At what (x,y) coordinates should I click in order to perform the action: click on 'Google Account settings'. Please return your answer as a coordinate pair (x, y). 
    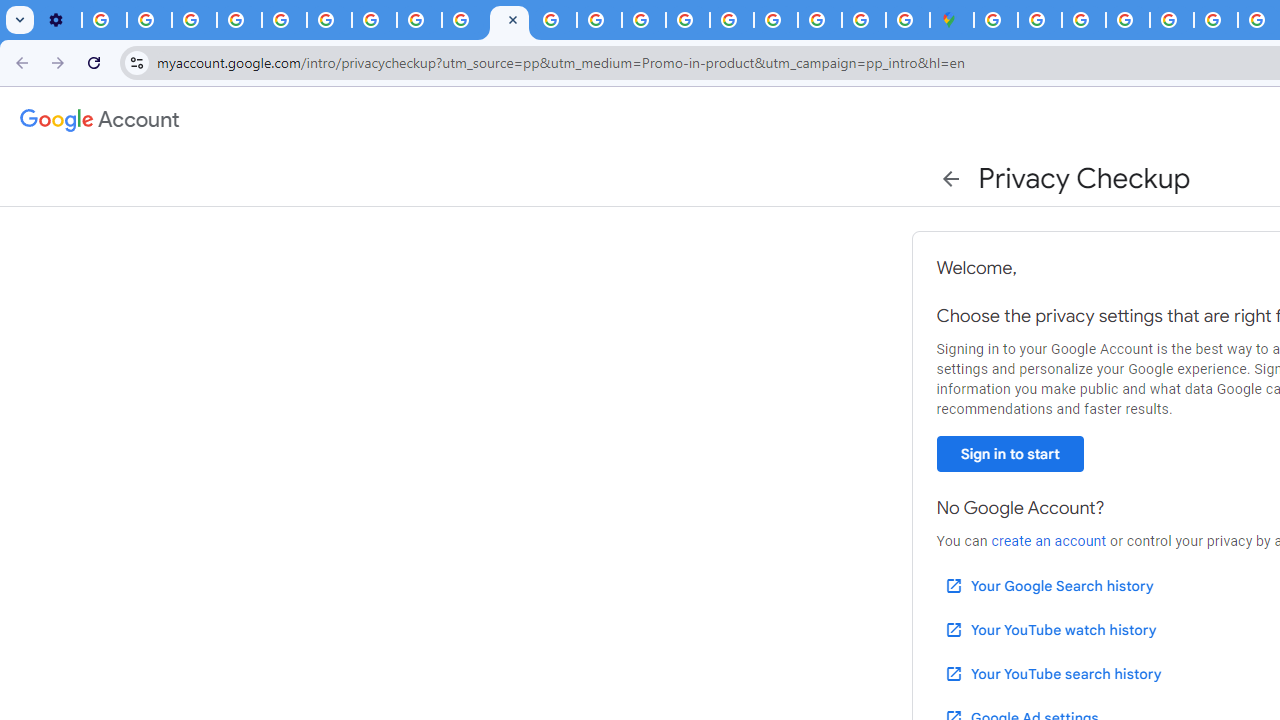
    Looking at the image, I should click on (99, 120).